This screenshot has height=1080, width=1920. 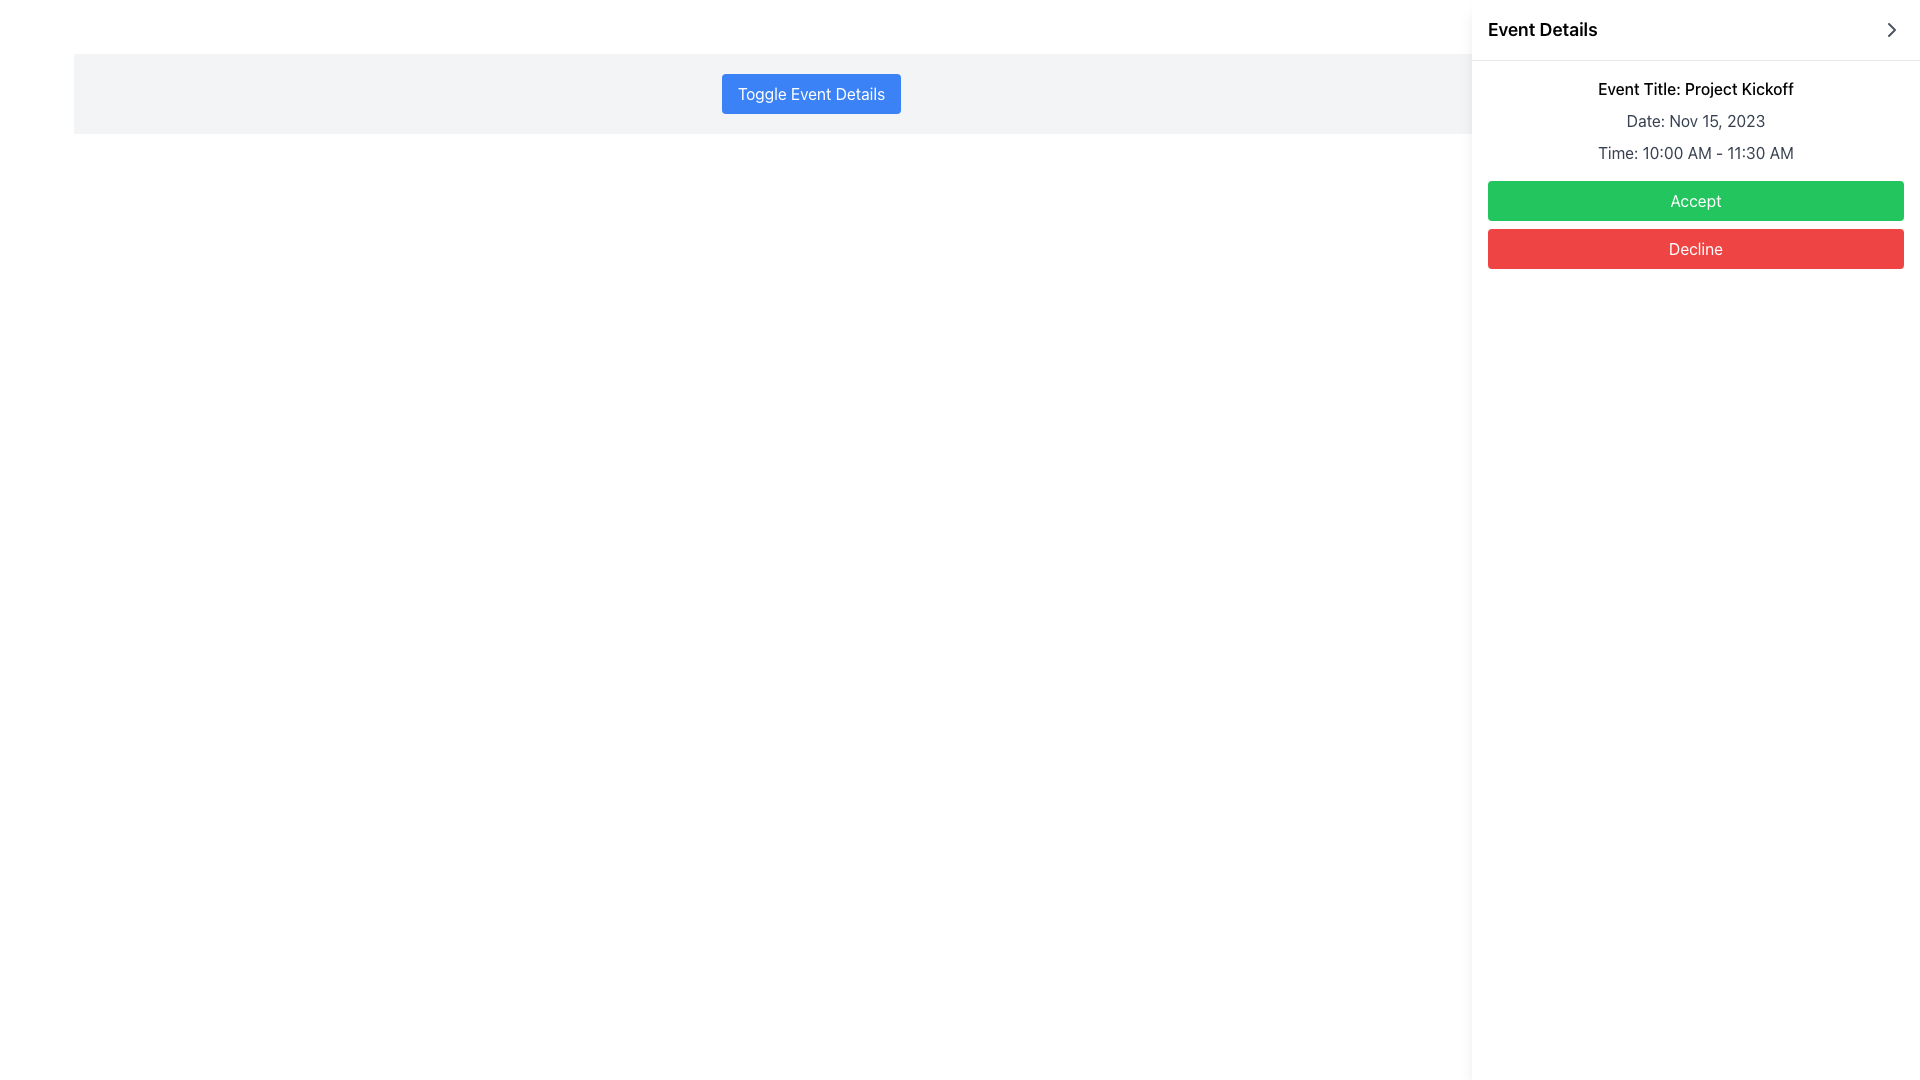 I want to click on the text label displaying 'Time: 10:00 AM - 11:30 AM', which is located in the 'Event Details' section, positioned above the 'Accept' and 'Decline' buttons, so click(x=1694, y=152).